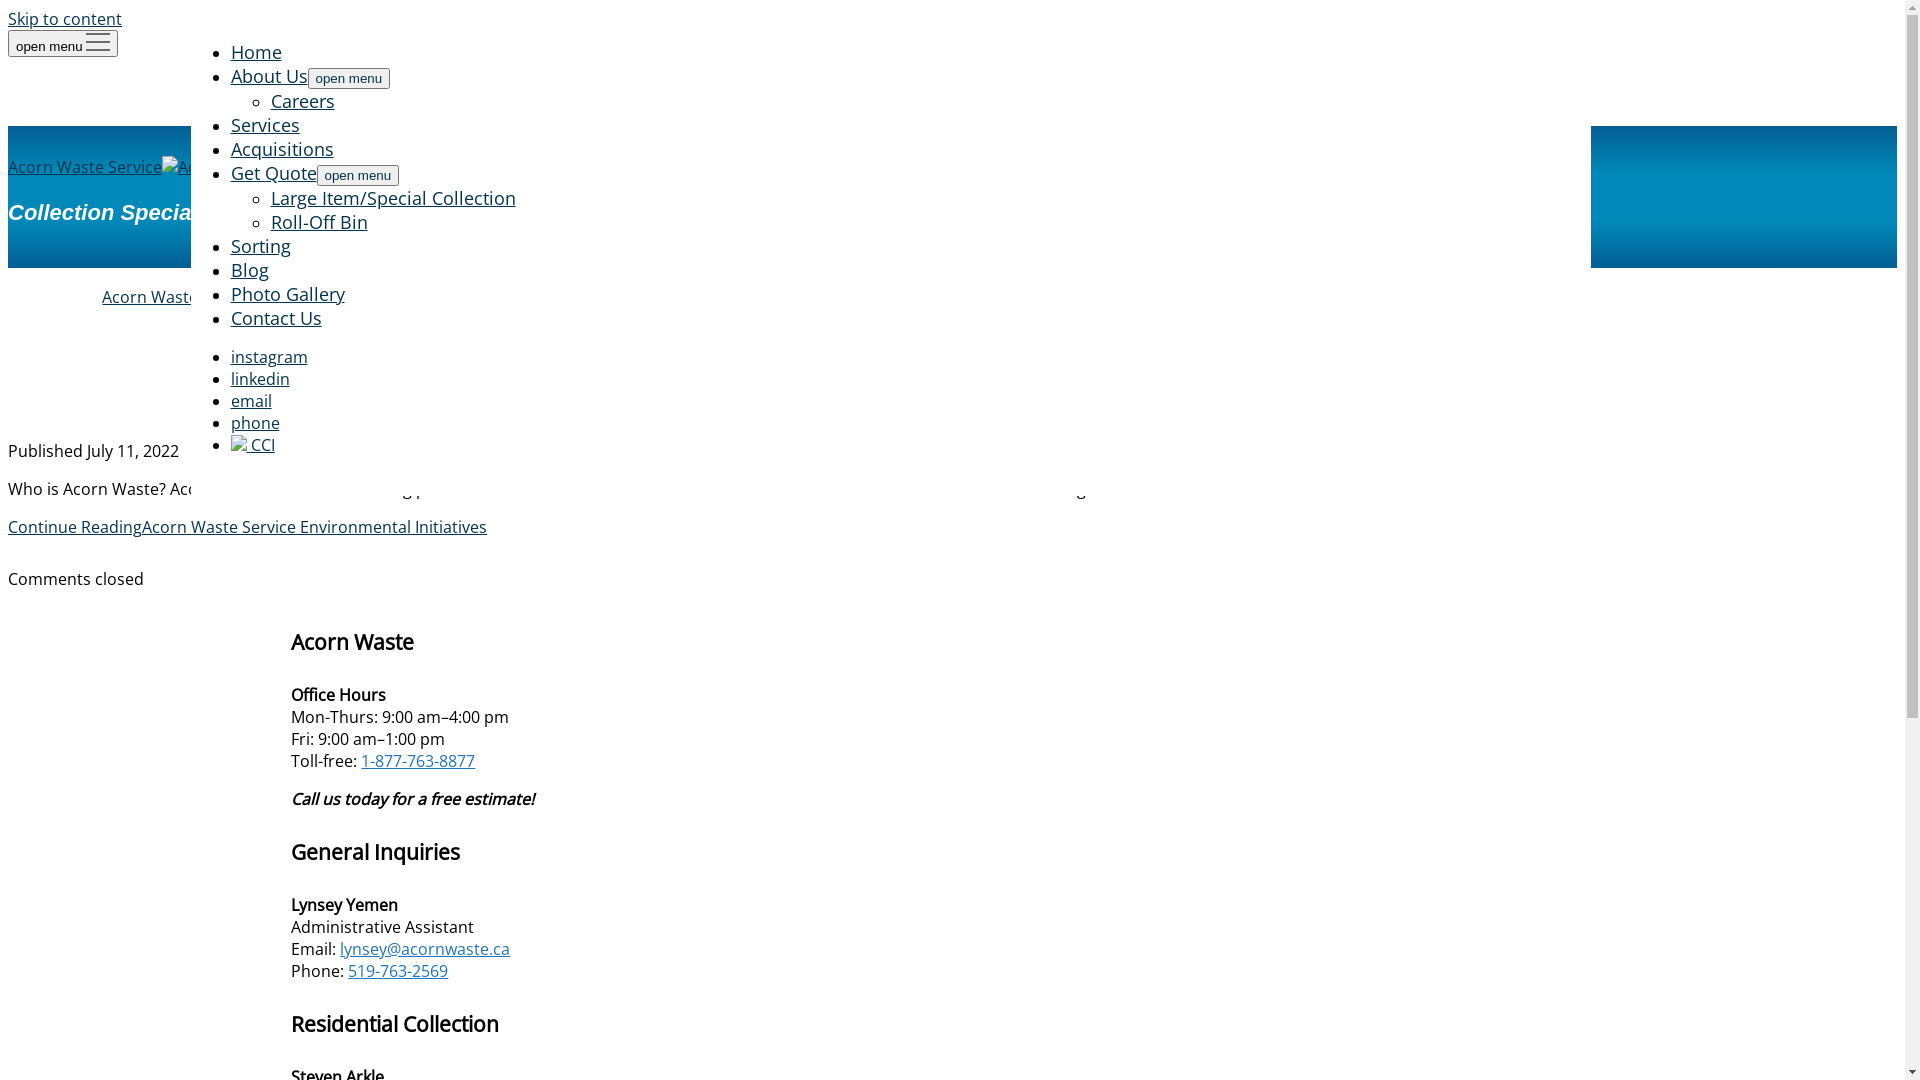  What do you see at coordinates (8, 19) in the screenshot?
I see `'Skip to content'` at bounding box center [8, 19].